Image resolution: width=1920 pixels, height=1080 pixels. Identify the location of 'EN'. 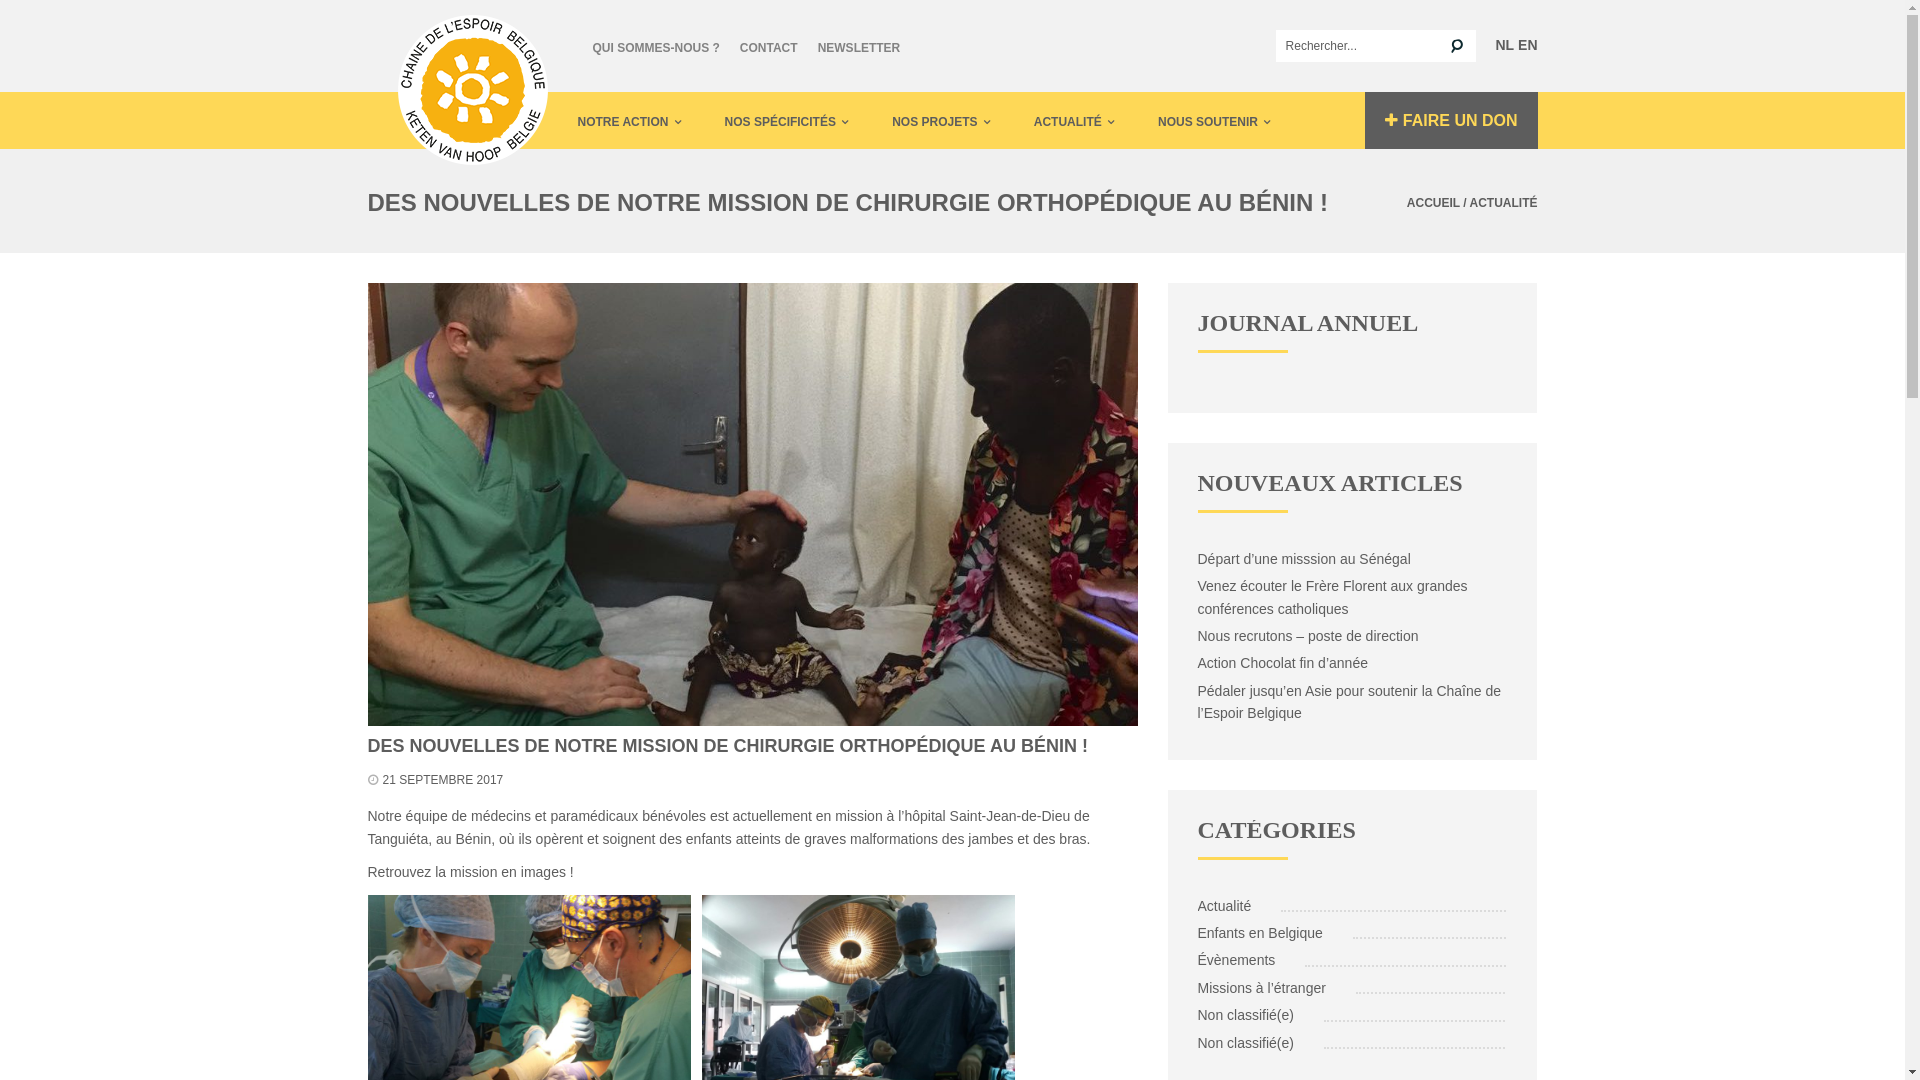
(1526, 45).